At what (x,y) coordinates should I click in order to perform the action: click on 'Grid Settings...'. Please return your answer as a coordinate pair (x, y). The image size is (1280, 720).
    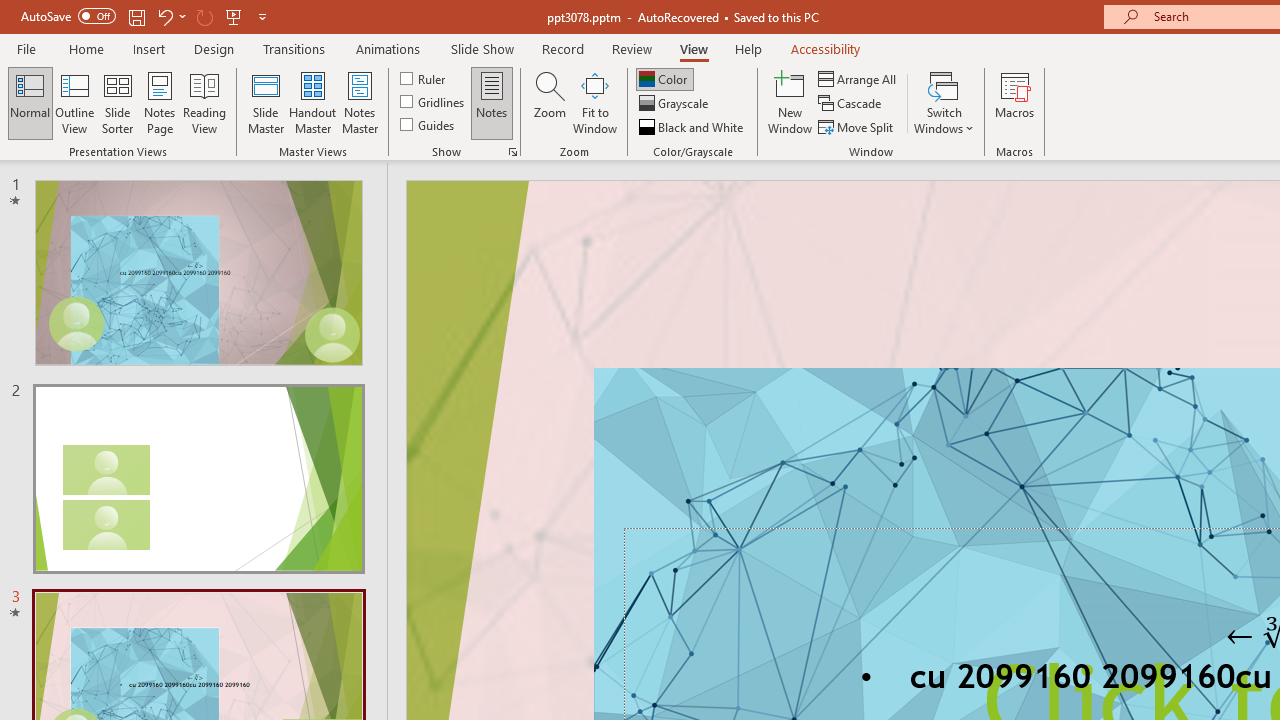
    Looking at the image, I should click on (513, 150).